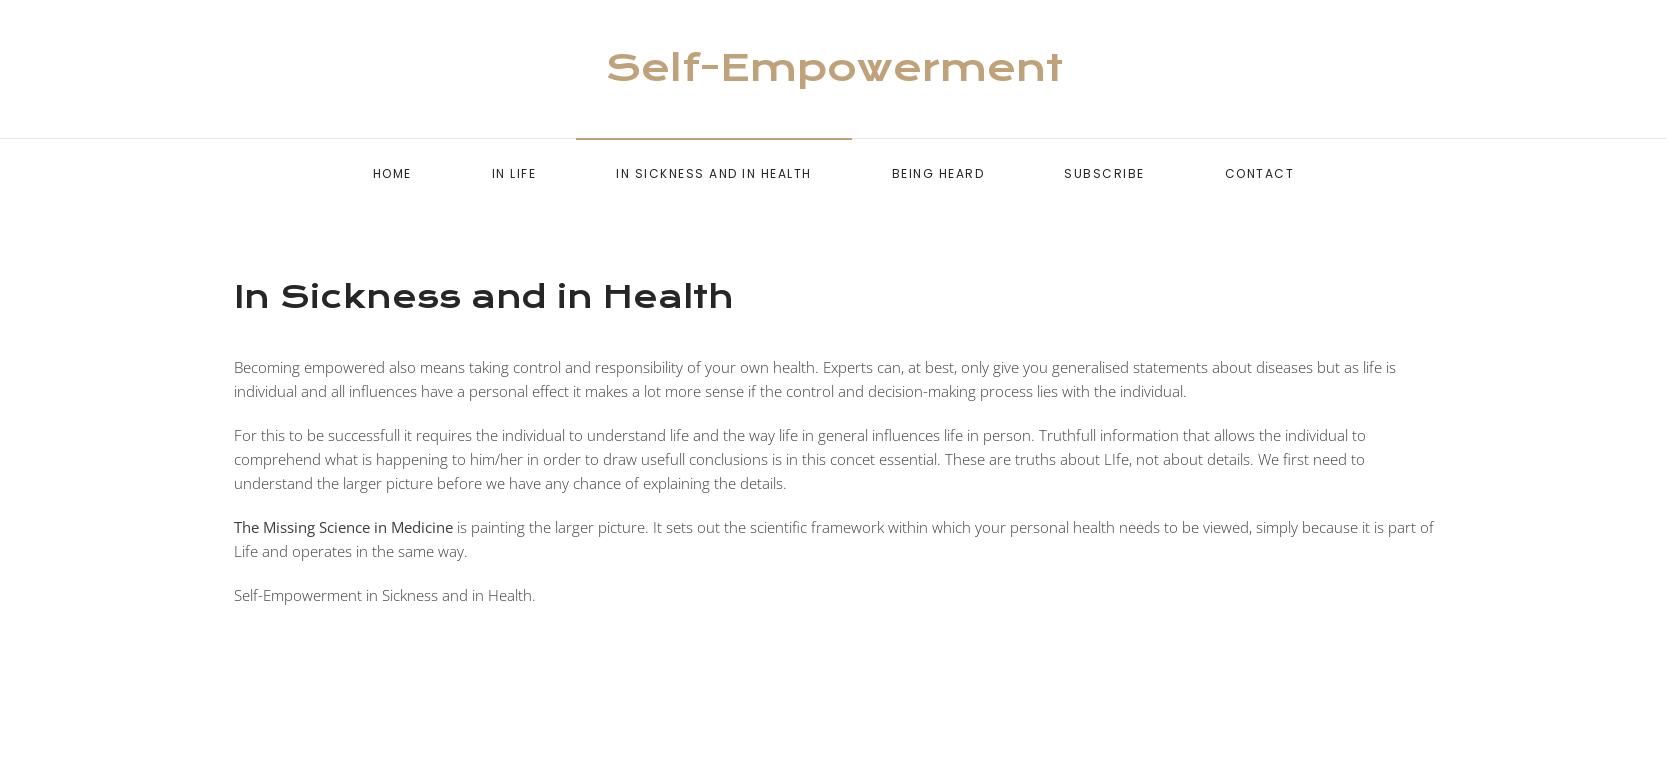  Describe the element at coordinates (383, 593) in the screenshot. I see `'Self-Empowerment in Sickness and in Health.'` at that location.